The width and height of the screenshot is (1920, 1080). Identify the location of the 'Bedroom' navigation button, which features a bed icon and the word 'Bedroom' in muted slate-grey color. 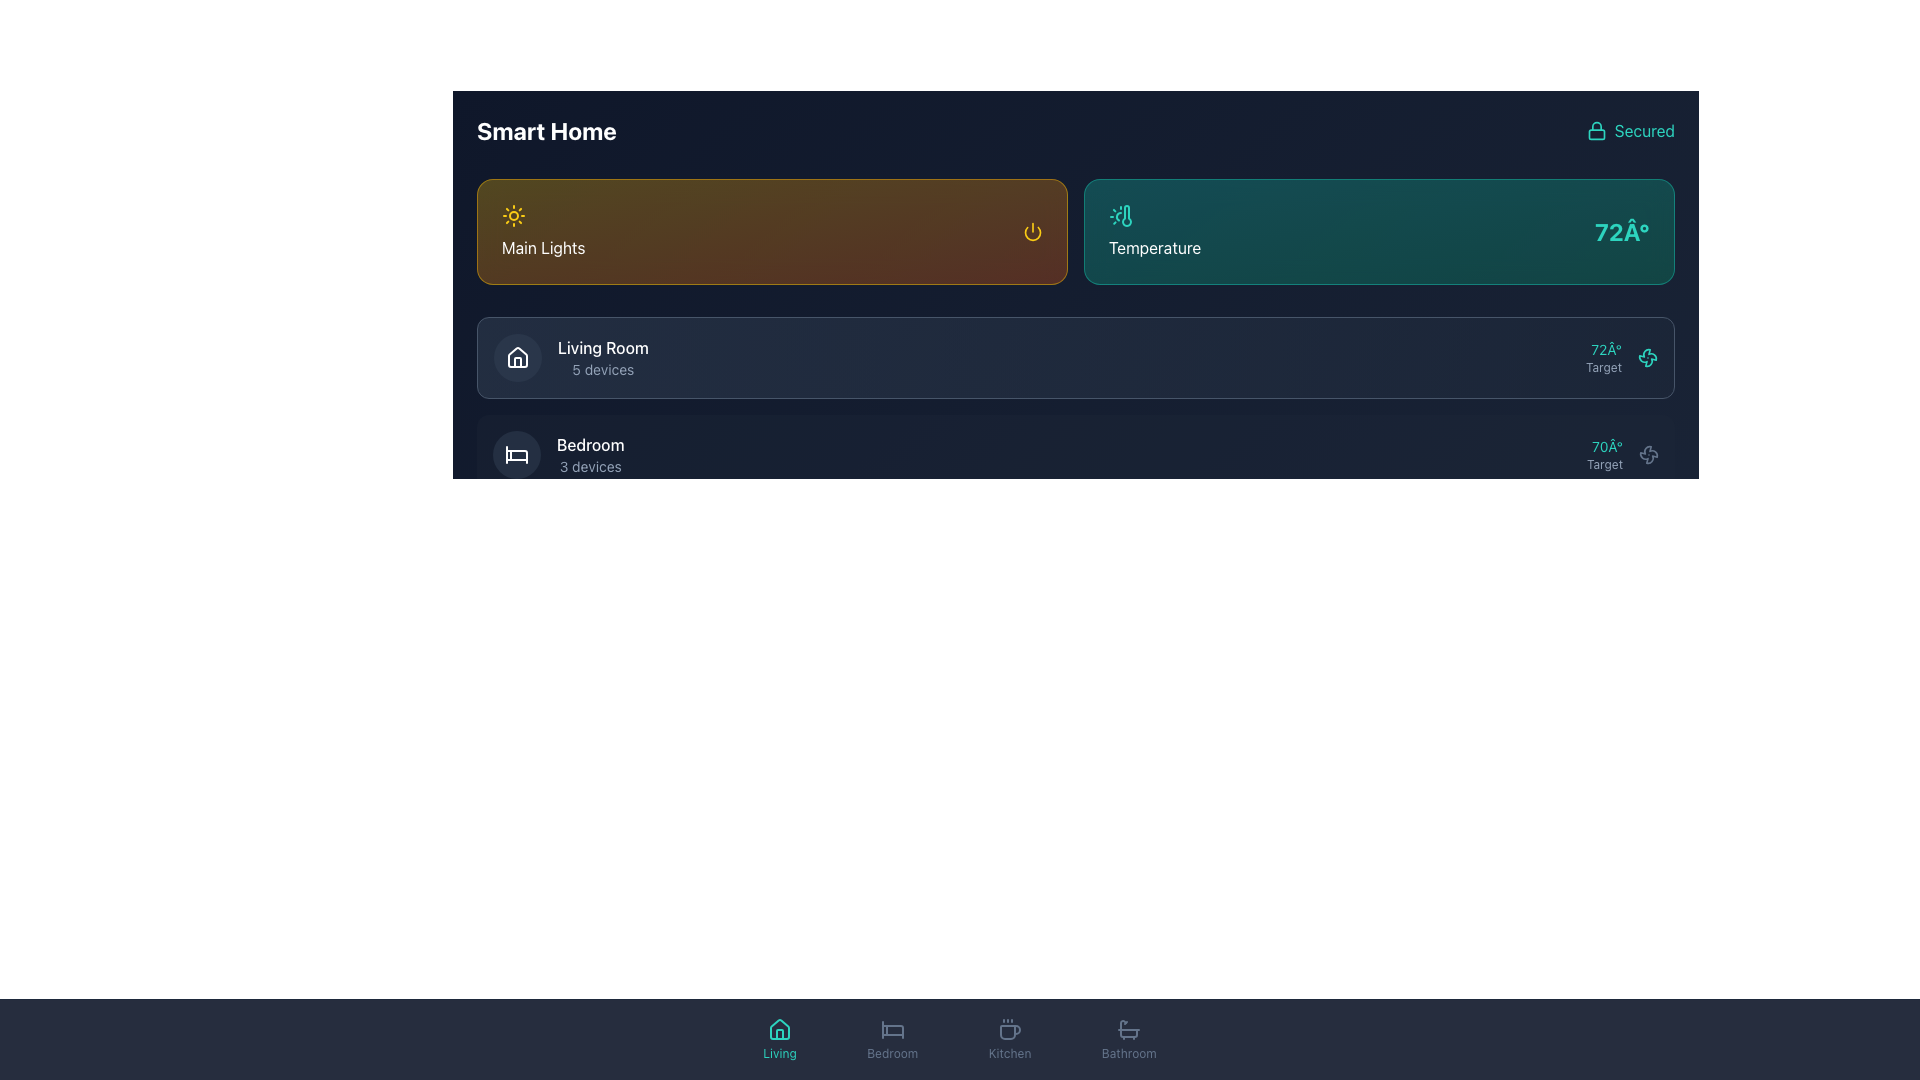
(891, 1039).